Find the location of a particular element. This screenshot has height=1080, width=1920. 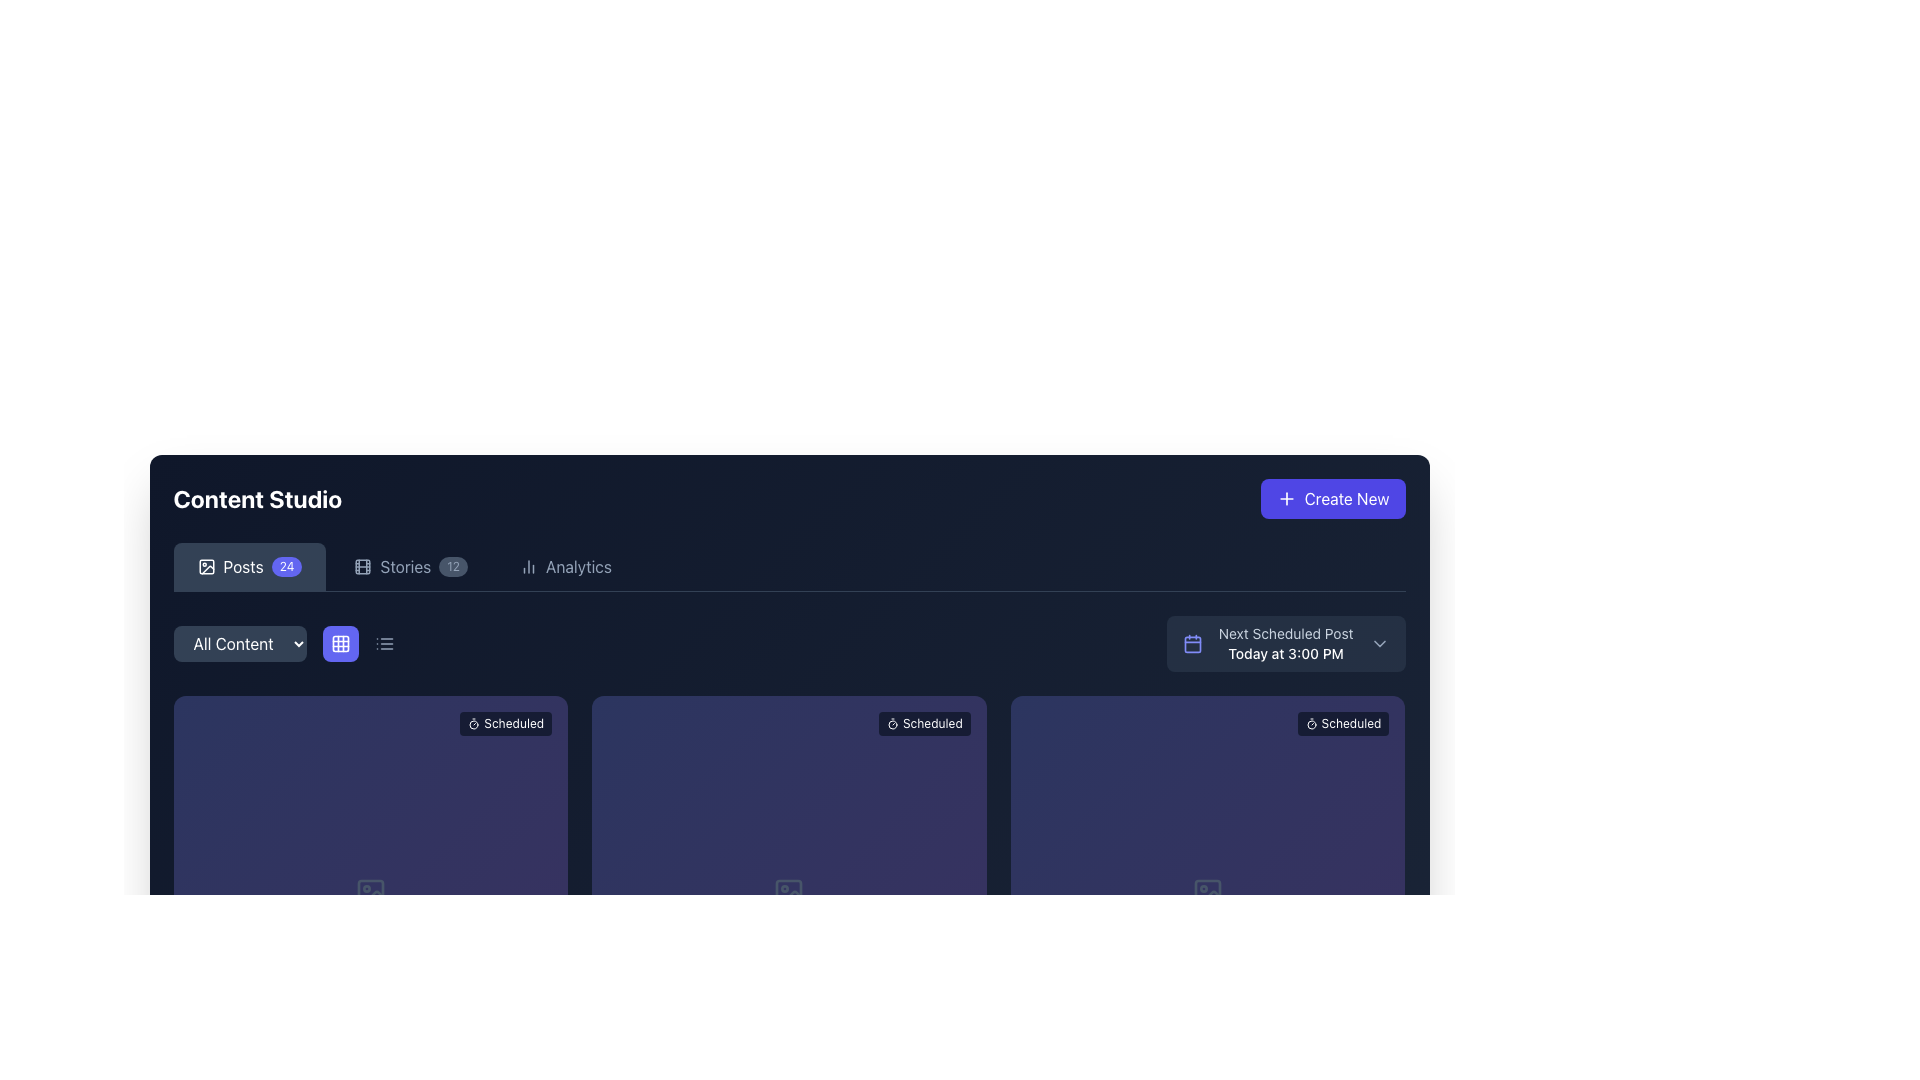

the grid layout button, which is a small rectangular icon with a grid of nine squares, located between the 'All Content' dropdown and a list view icon is located at coordinates (362, 644).